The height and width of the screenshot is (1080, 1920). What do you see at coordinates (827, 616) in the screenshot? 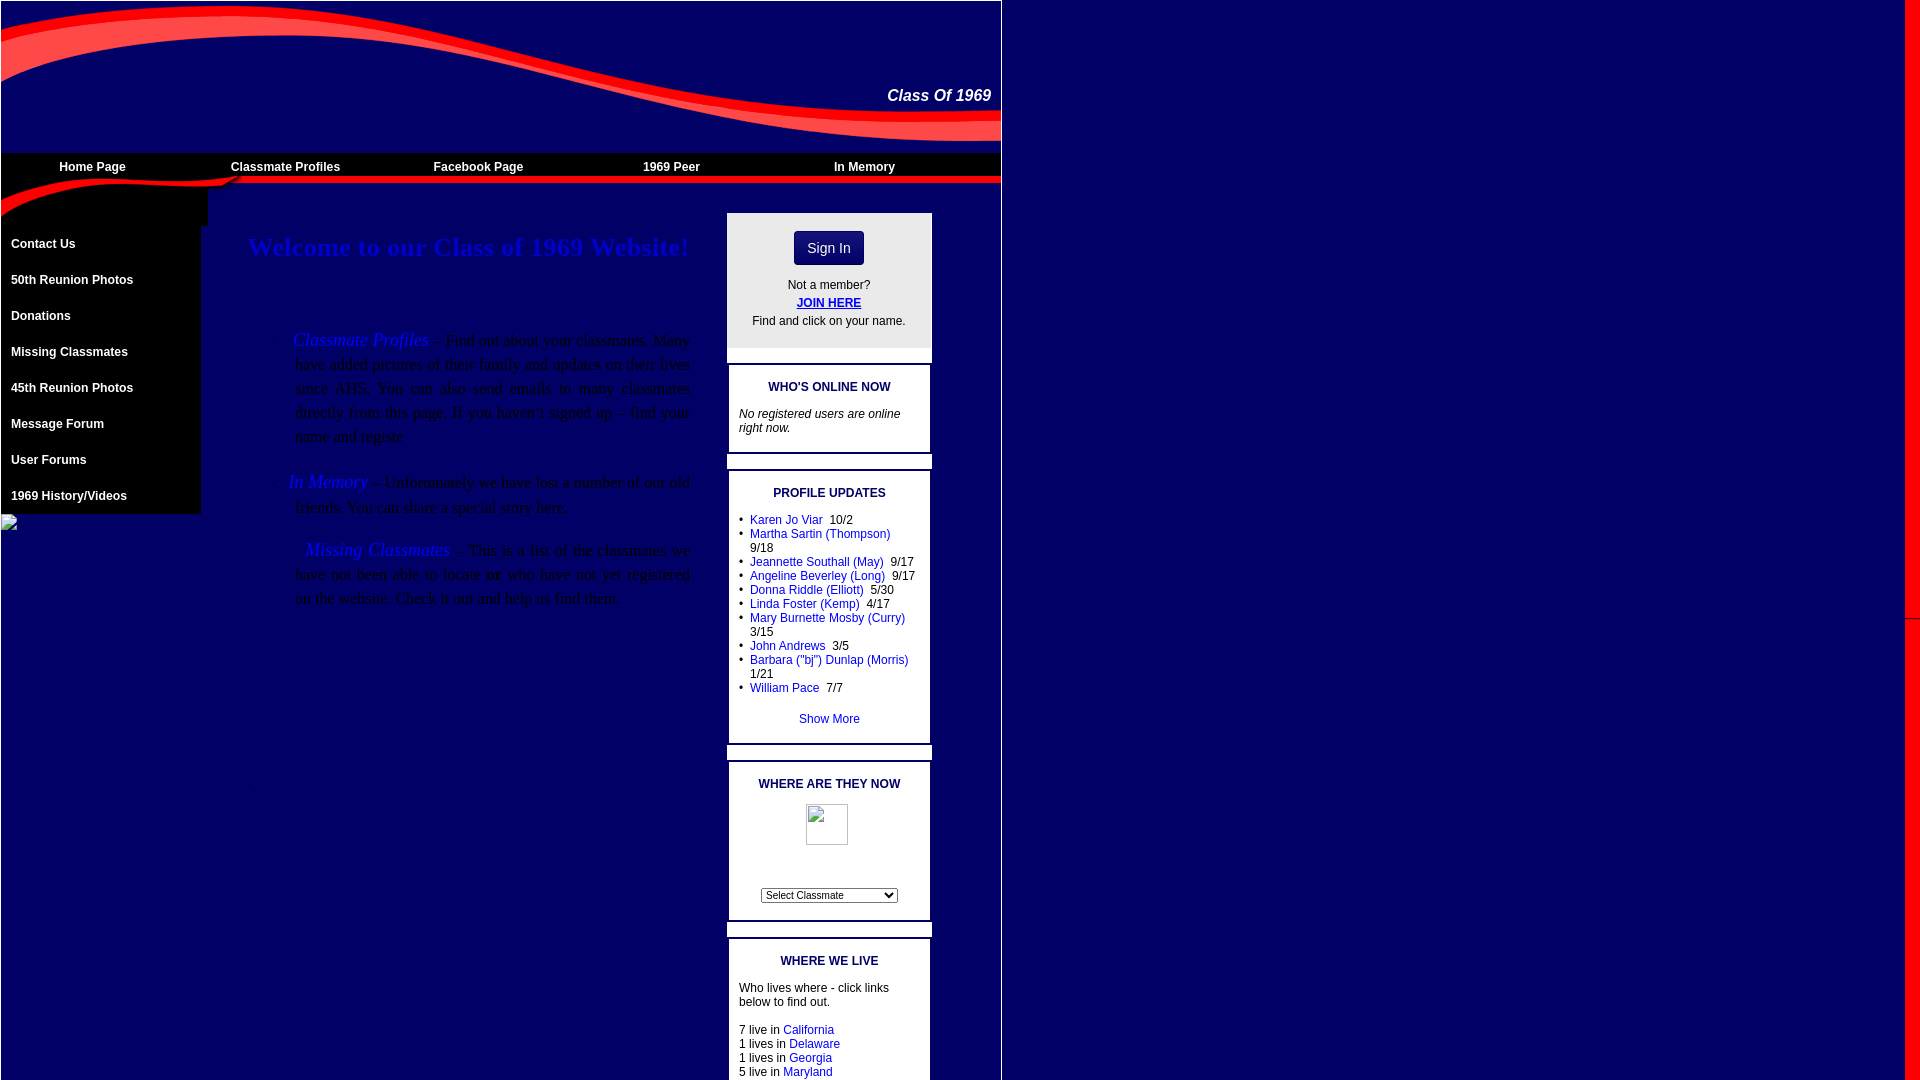
I see `'Mary Burnette Mosby (Curry)'` at bounding box center [827, 616].